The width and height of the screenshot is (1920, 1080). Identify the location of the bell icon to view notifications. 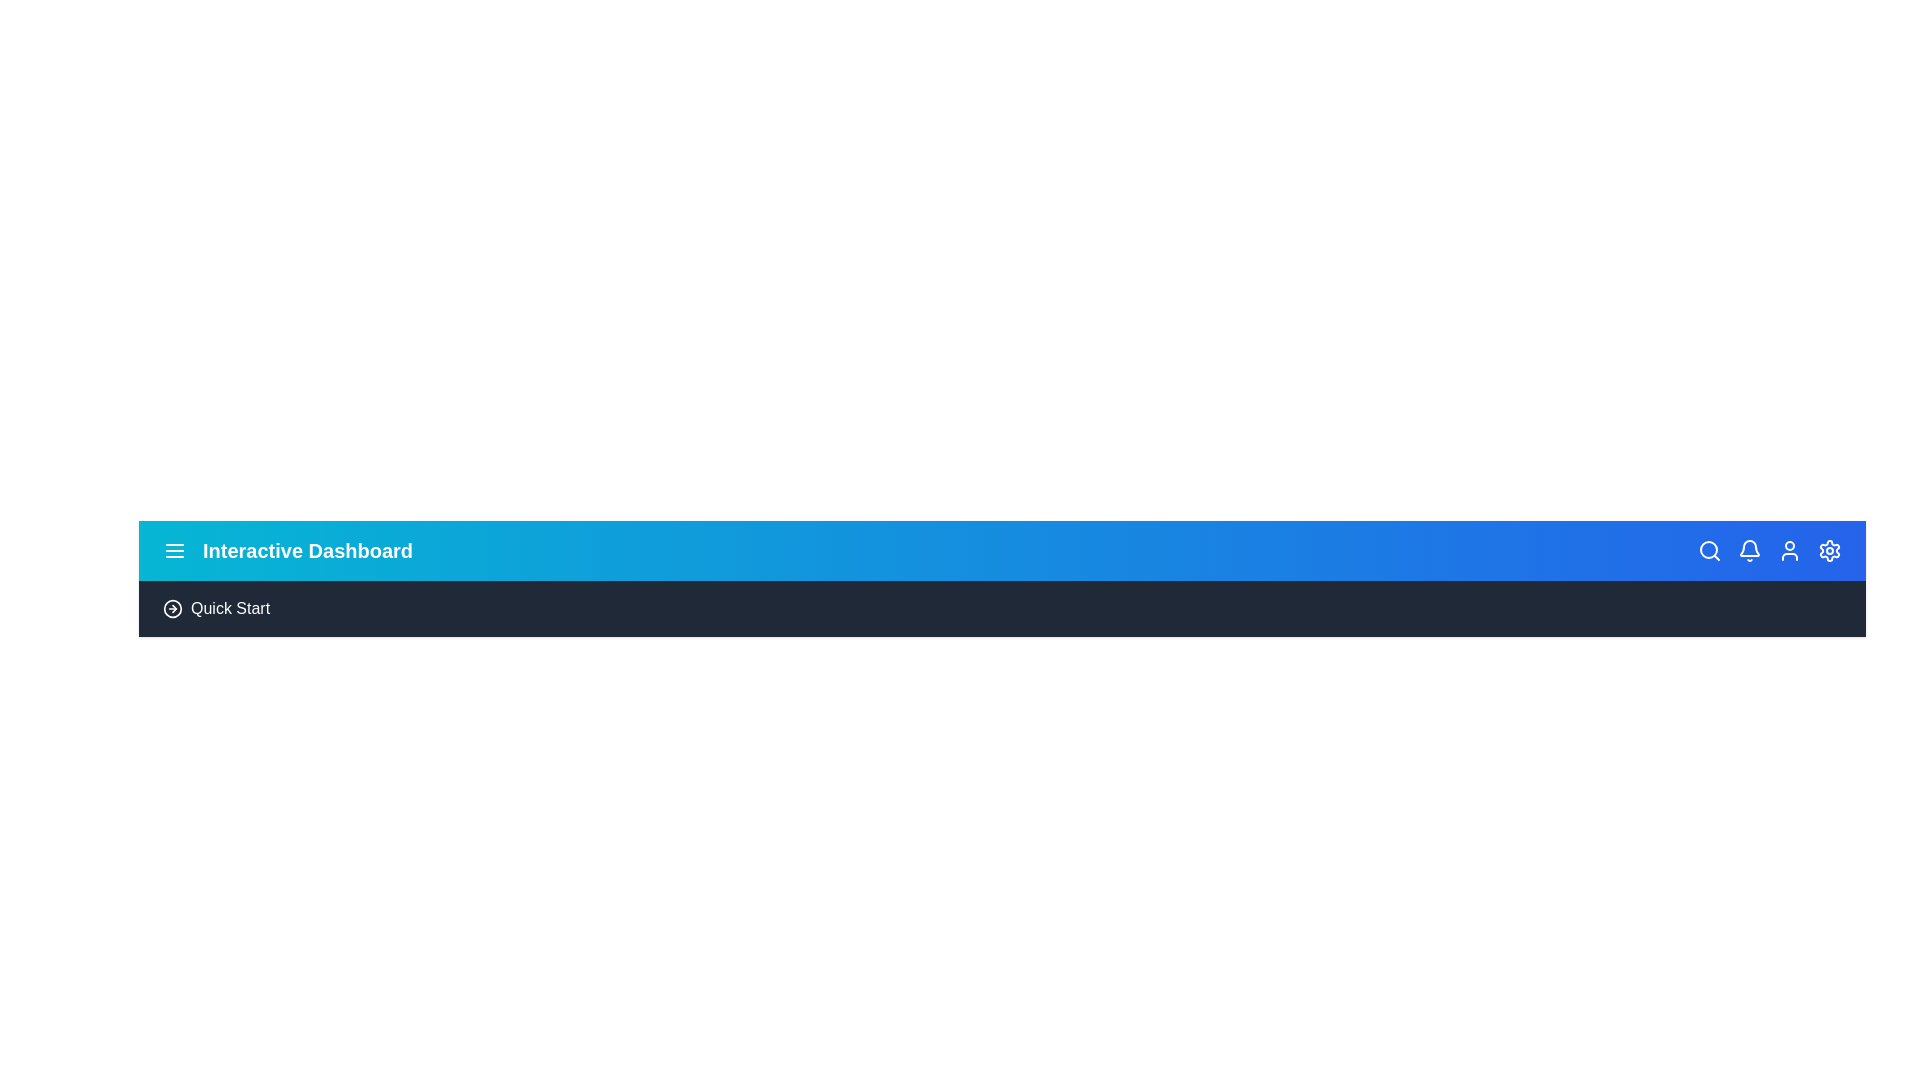
(1749, 551).